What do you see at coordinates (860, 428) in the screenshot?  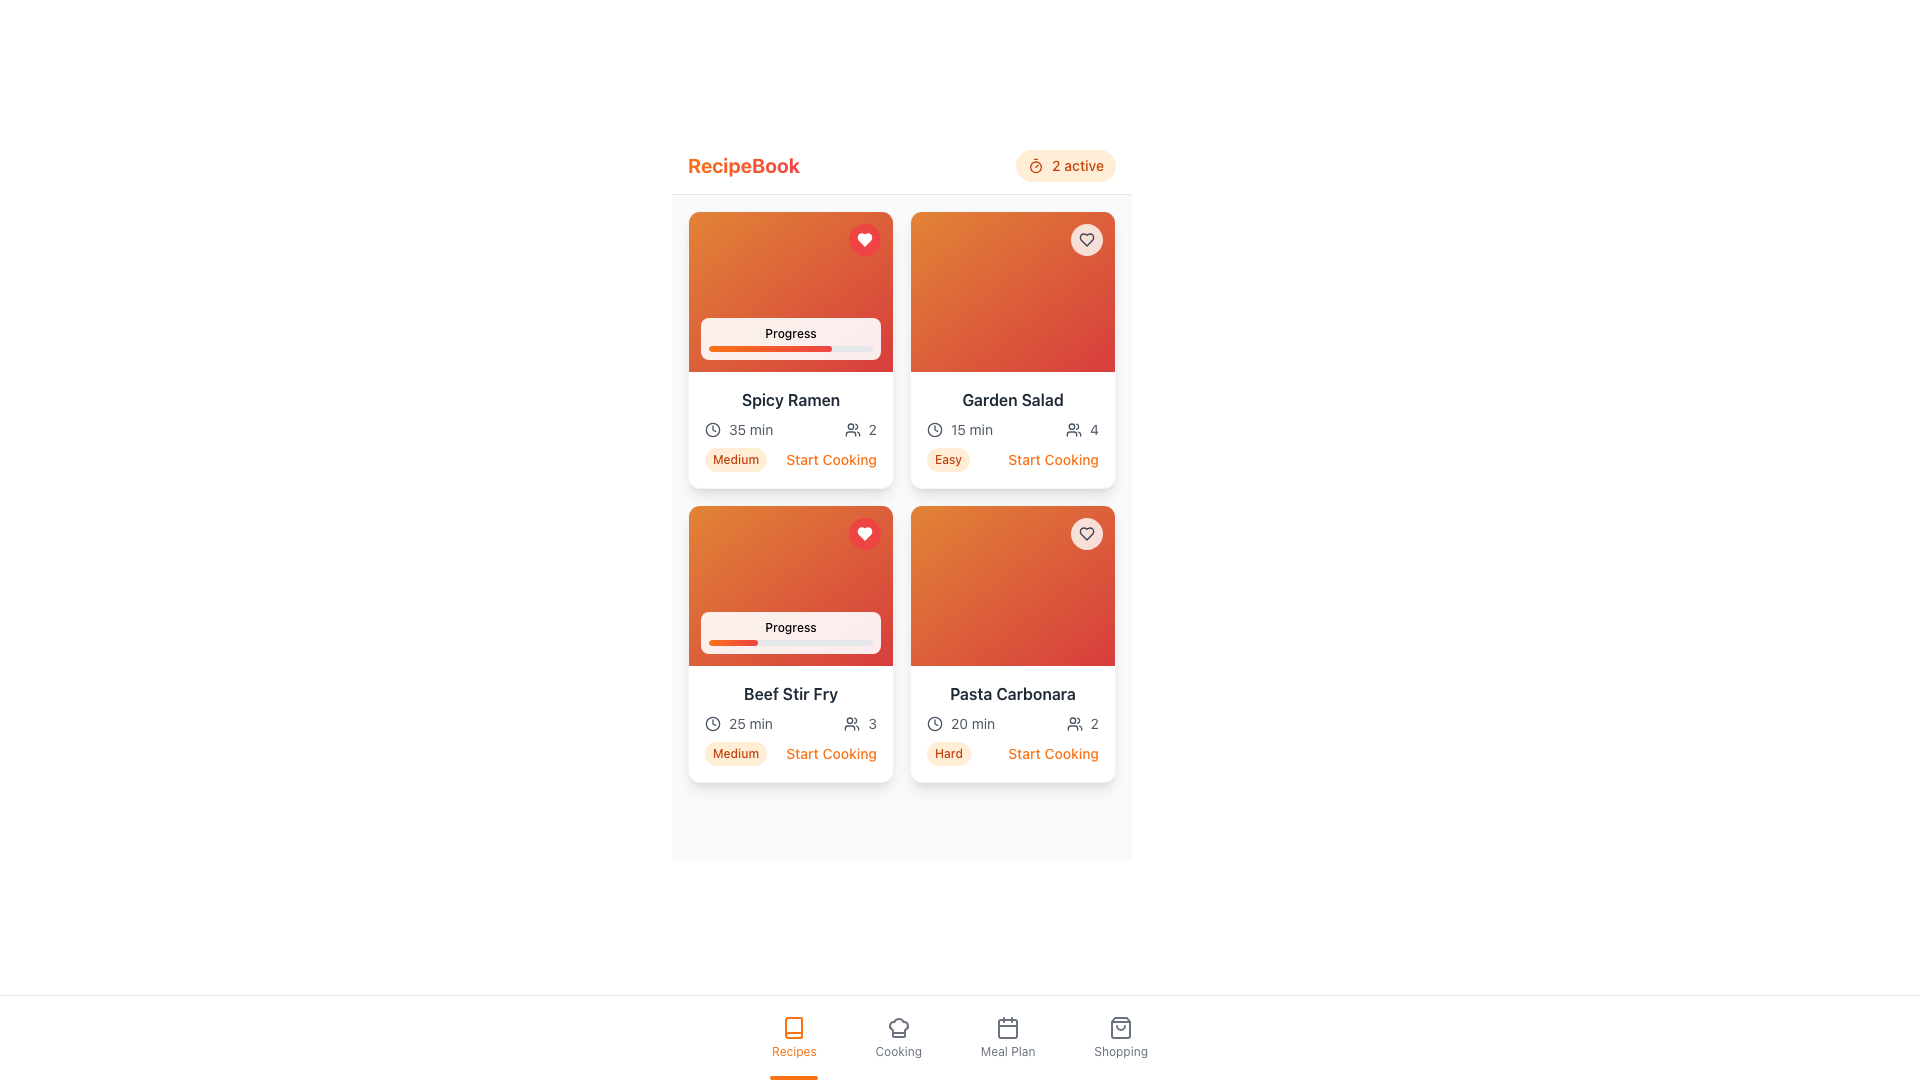 I see `numeral '2' text label located at the bottom section of the 'Spicy Ramen' recipe card, next to the user icon` at bounding box center [860, 428].